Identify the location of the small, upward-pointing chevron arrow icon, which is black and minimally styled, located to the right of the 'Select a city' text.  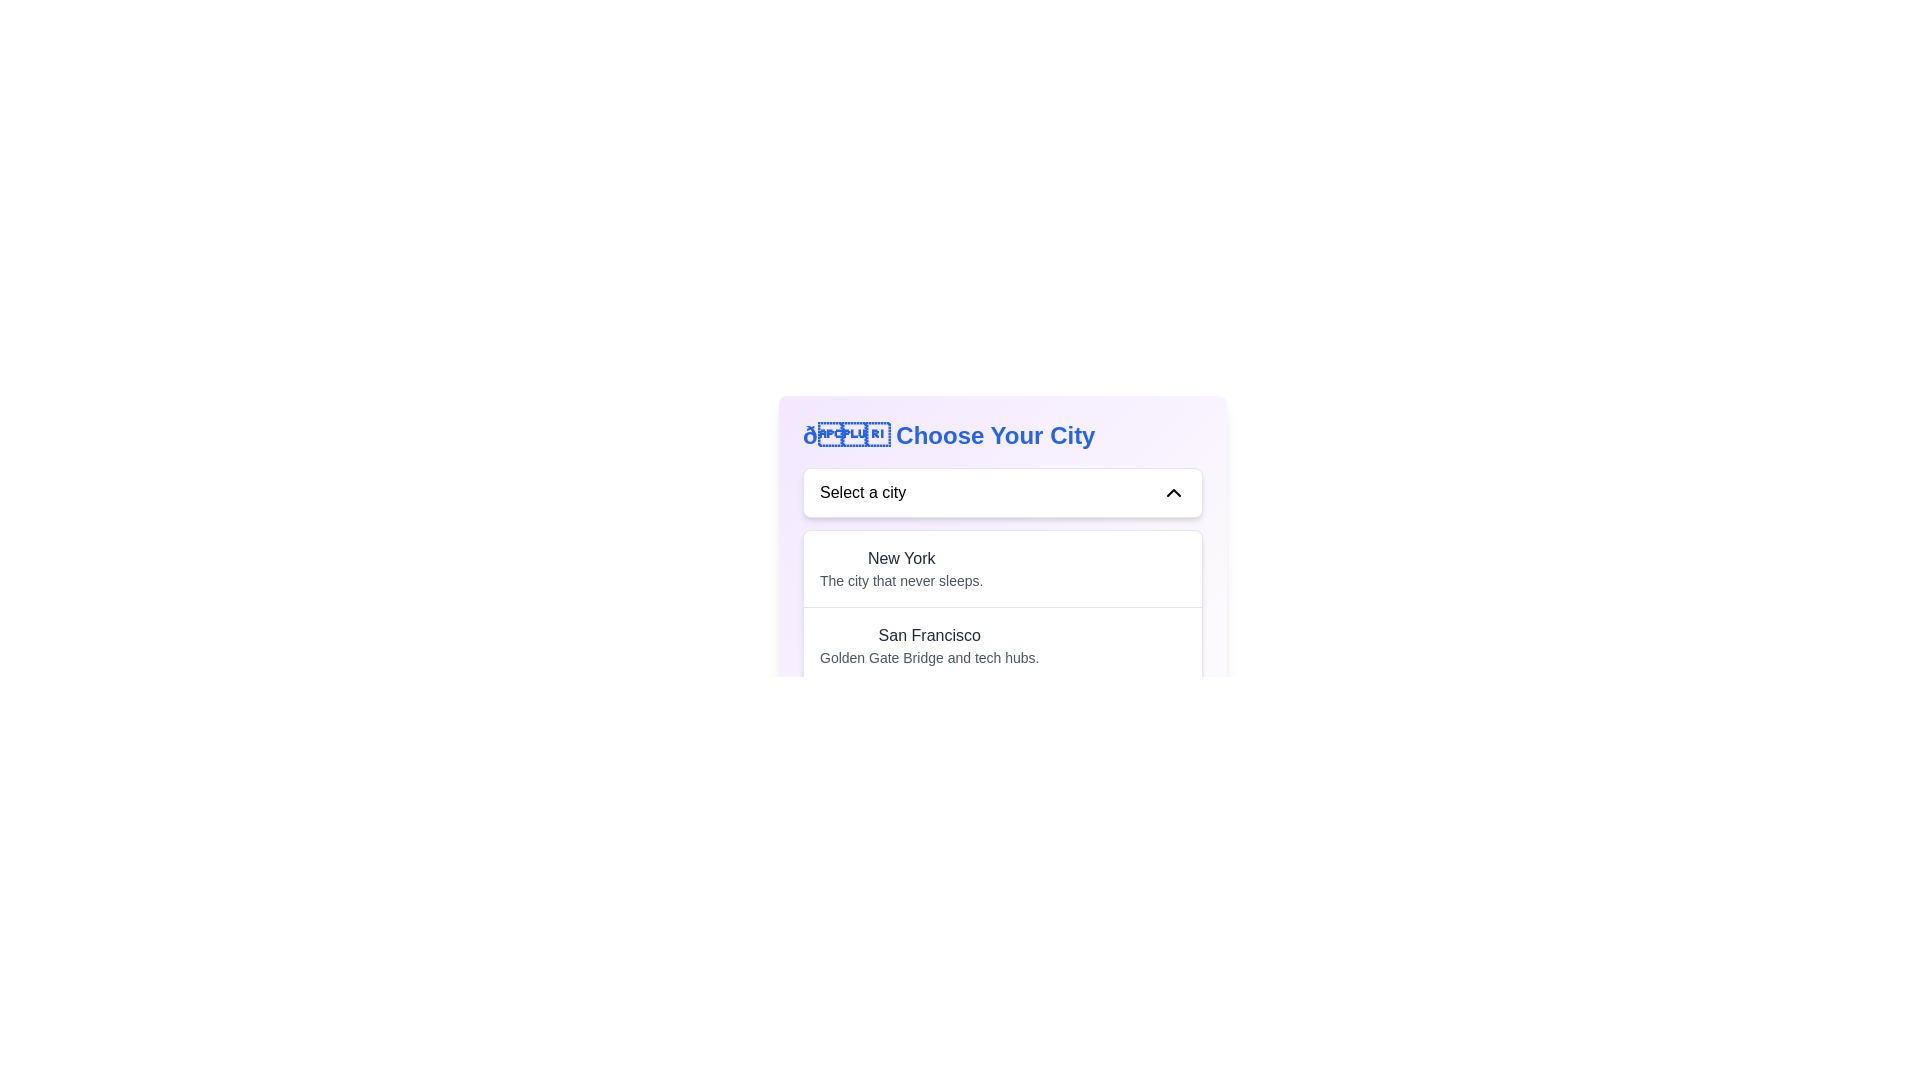
(1174, 493).